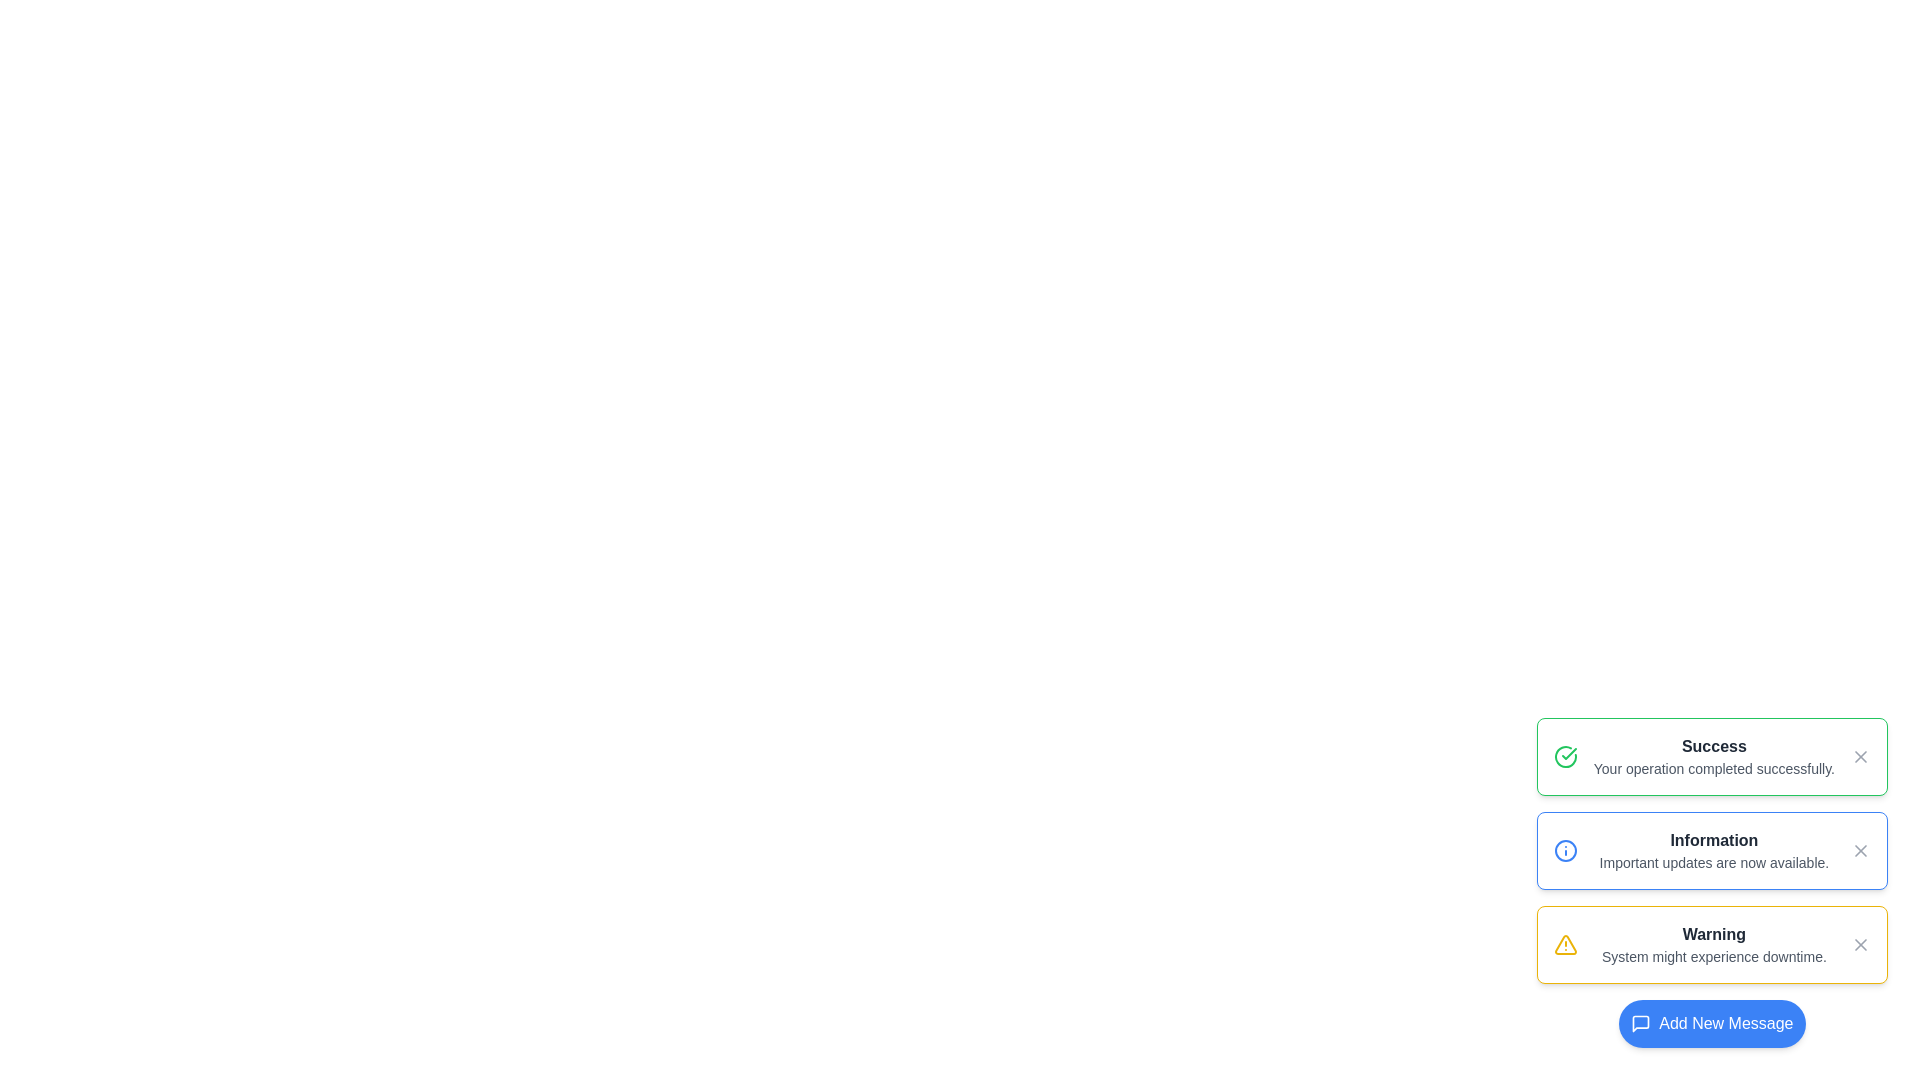 The image size is (1920, 1080). Describe the element at coordinates (1713, 851) in the screenshot. I see `the informational display component titled 'Information', which is positioned as the second notification in a vertical list of notifications` at that location.